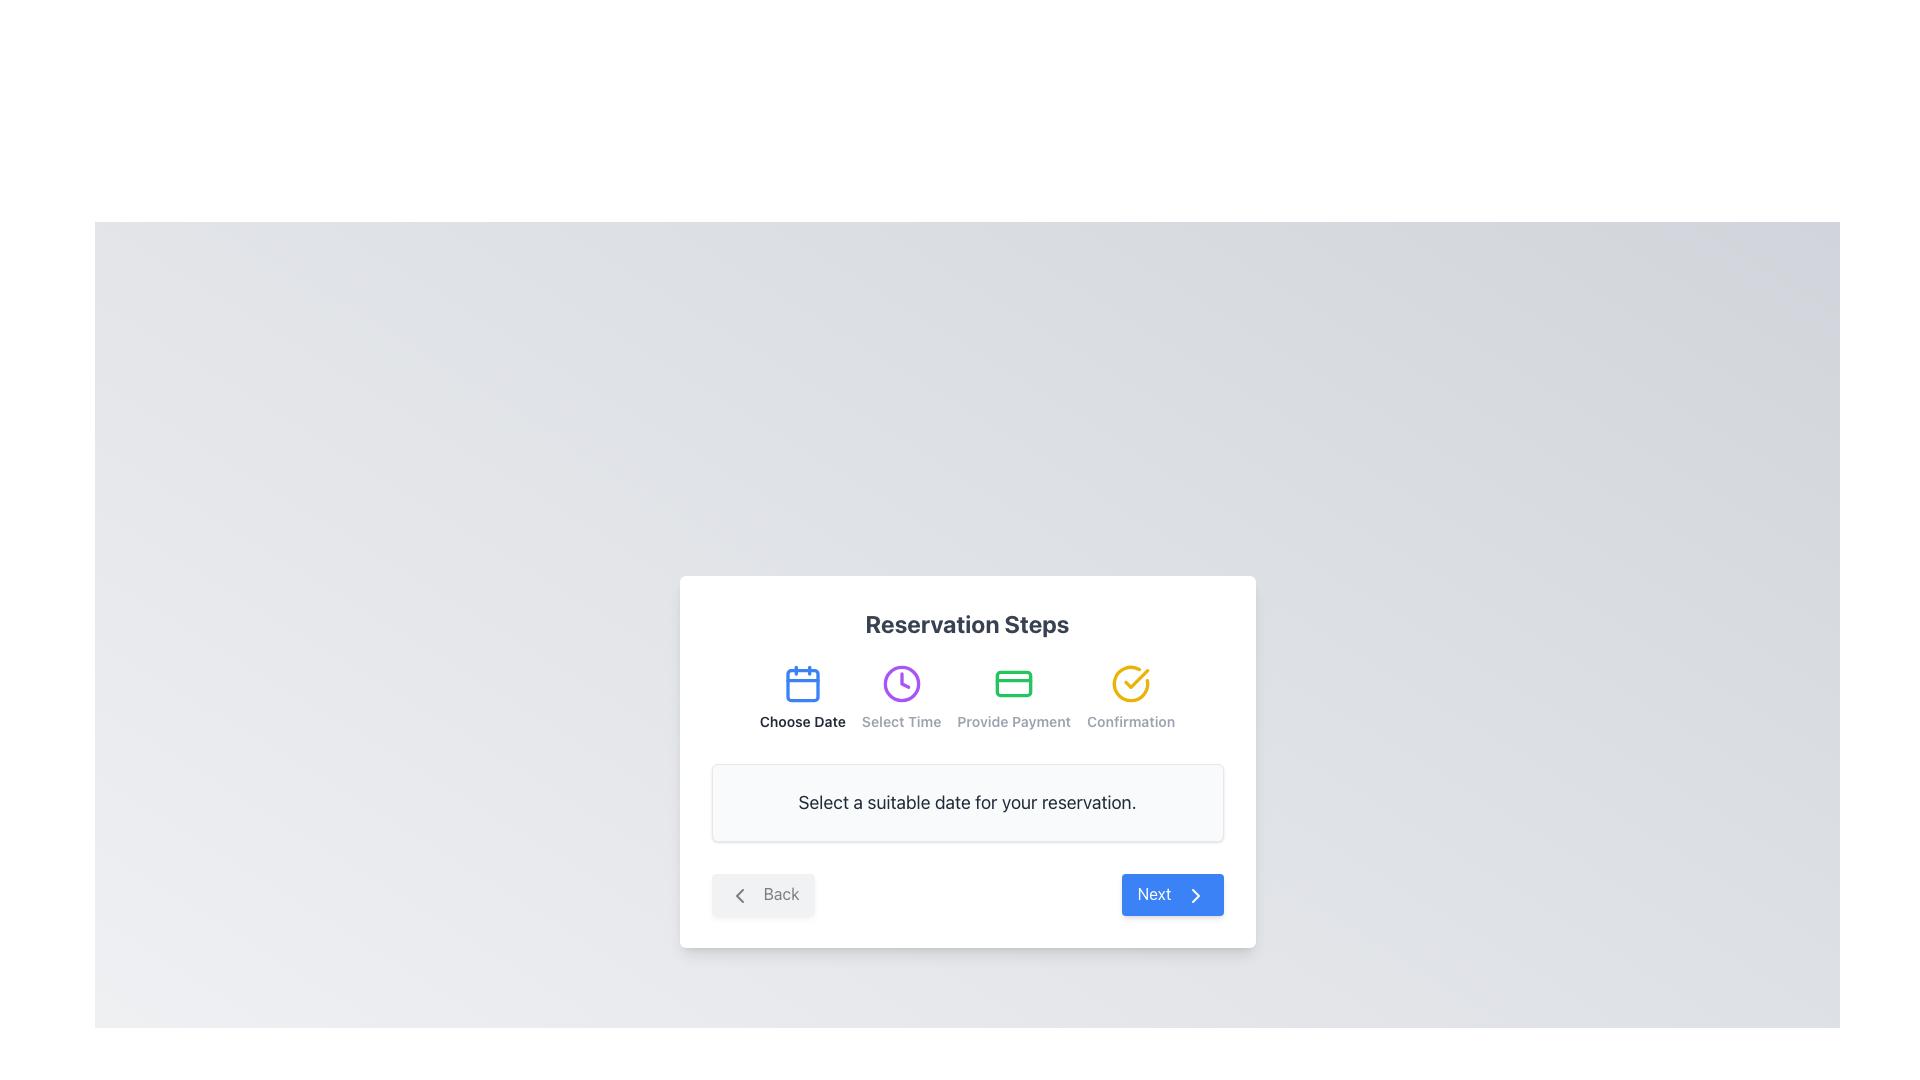 The height and width of the screenshot is (1080, 1920). Describe the element at coordinates (1131, 722) in the screenshot. I see `the 'Confirmation' text label, which is the fourth and last label in a sequence of steps under 'Reservation Steps' and aligned below a yellow circular checkmark icon` at that location.